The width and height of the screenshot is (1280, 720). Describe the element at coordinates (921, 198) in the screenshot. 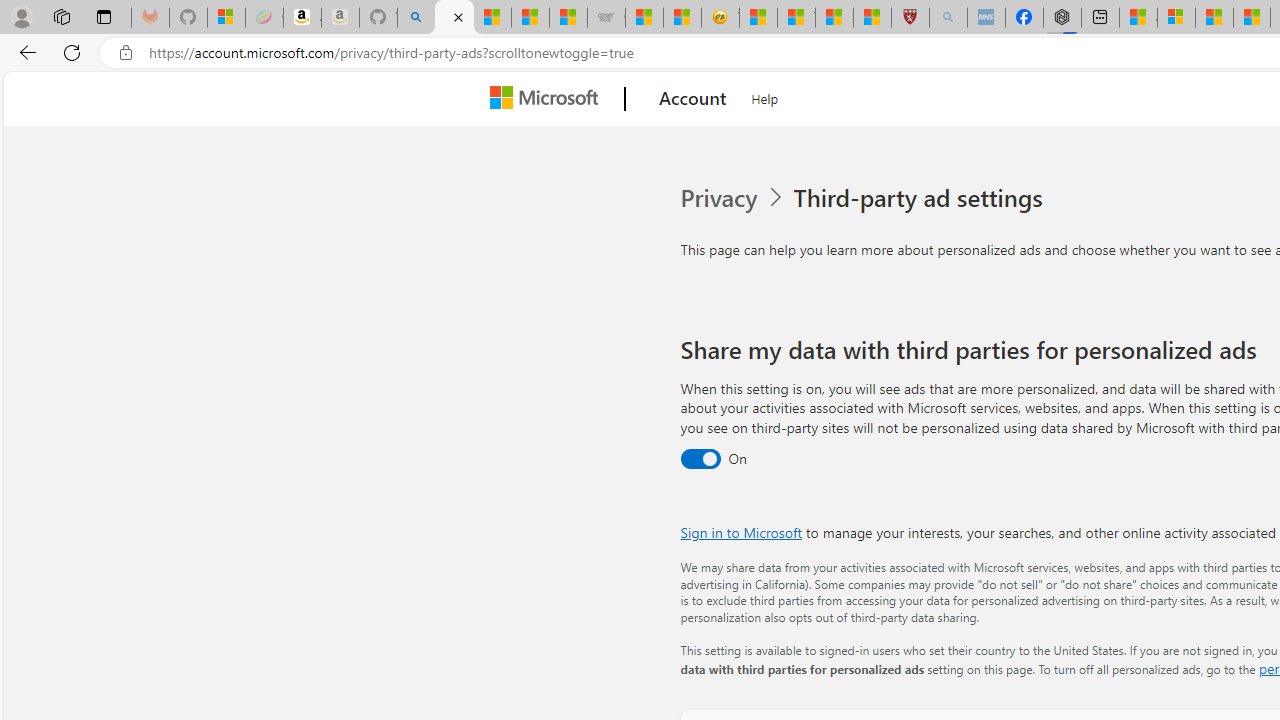

I see `'Third-party ad settings'` at that location.